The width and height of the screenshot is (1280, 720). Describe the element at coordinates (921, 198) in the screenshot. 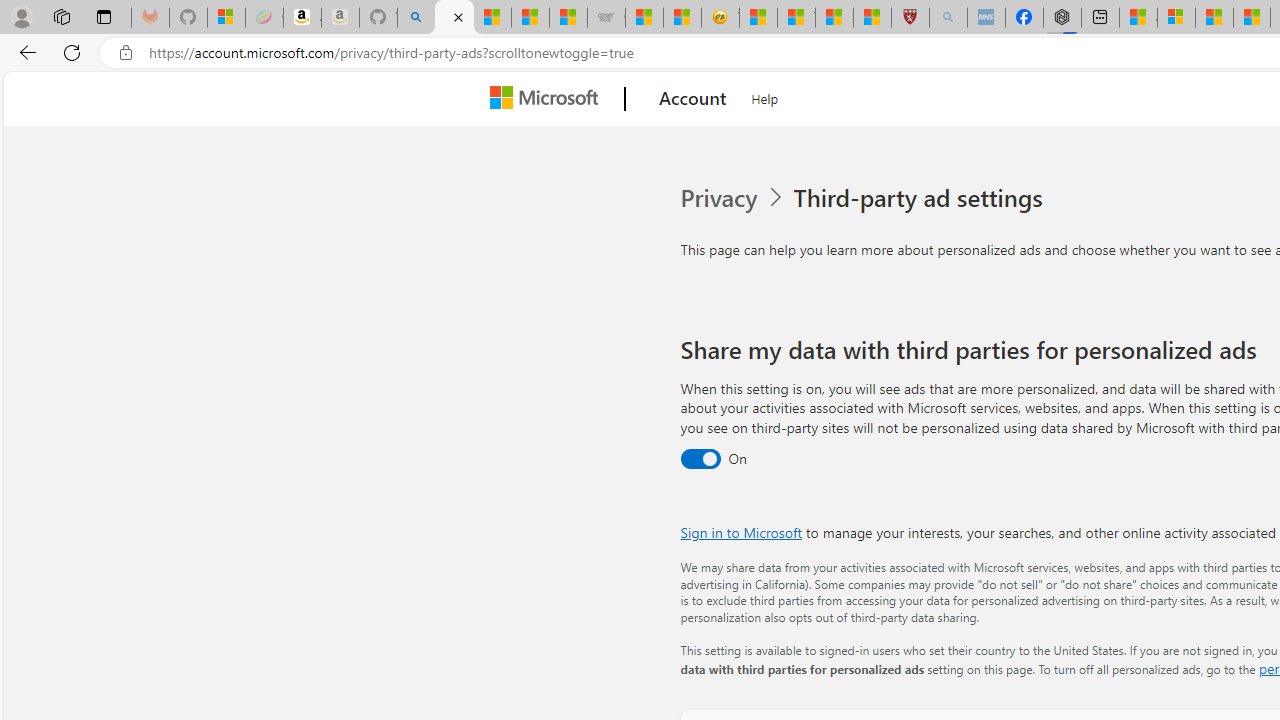

I see `'Third-party ad settings'` at that location.